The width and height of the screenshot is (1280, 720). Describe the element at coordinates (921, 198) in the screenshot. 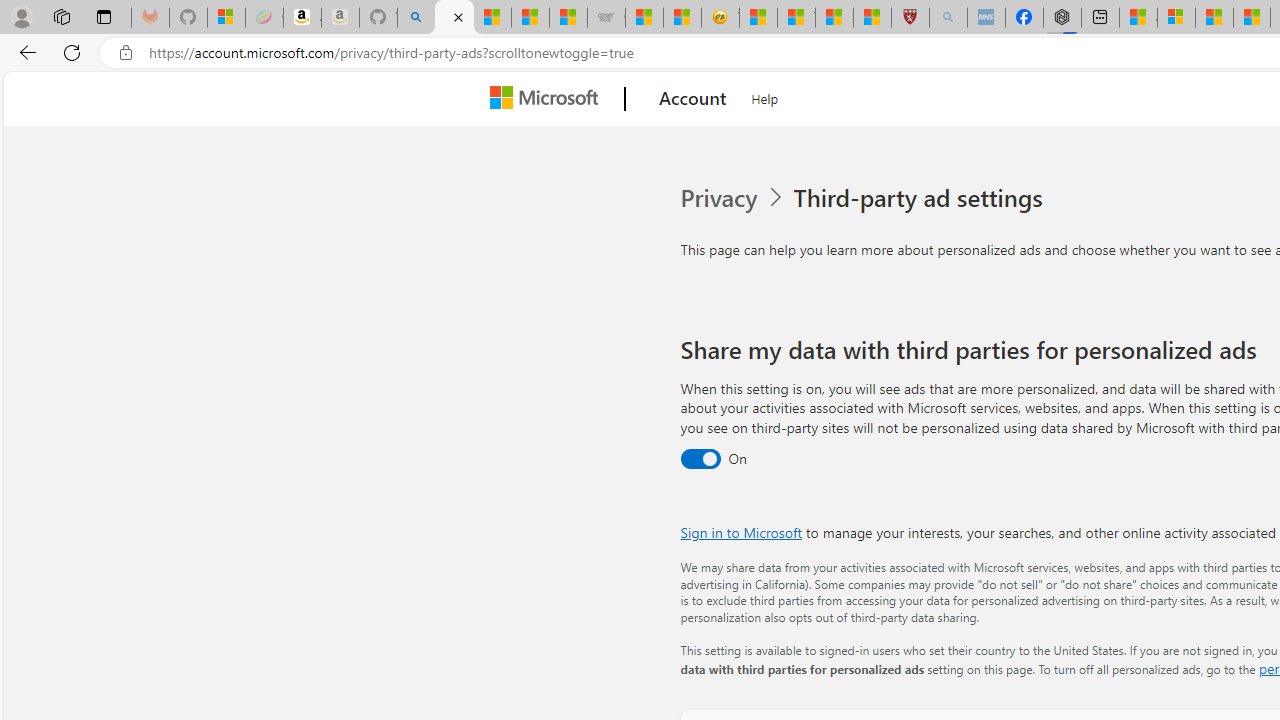

I see `'Third-party ad settings'` at that location.